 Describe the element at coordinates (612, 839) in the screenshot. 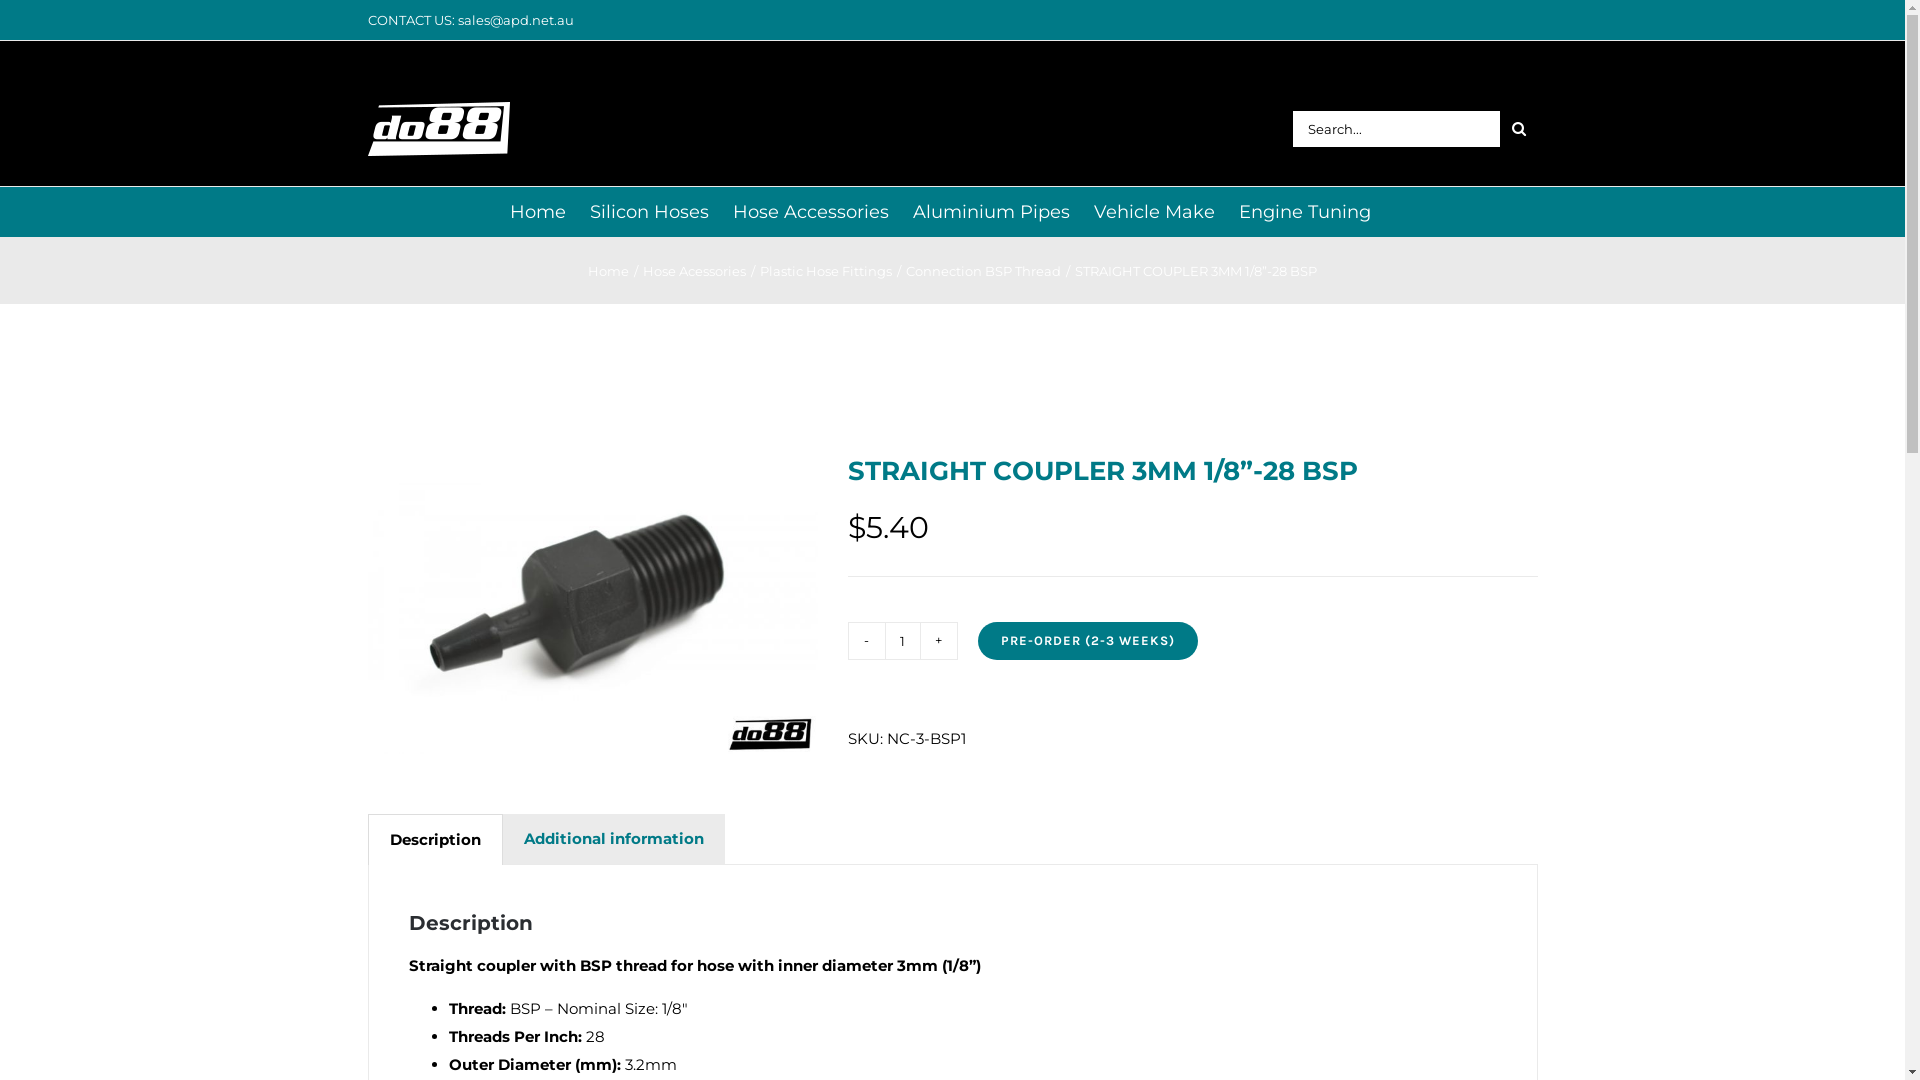

I see `'Additional information'` at that location.